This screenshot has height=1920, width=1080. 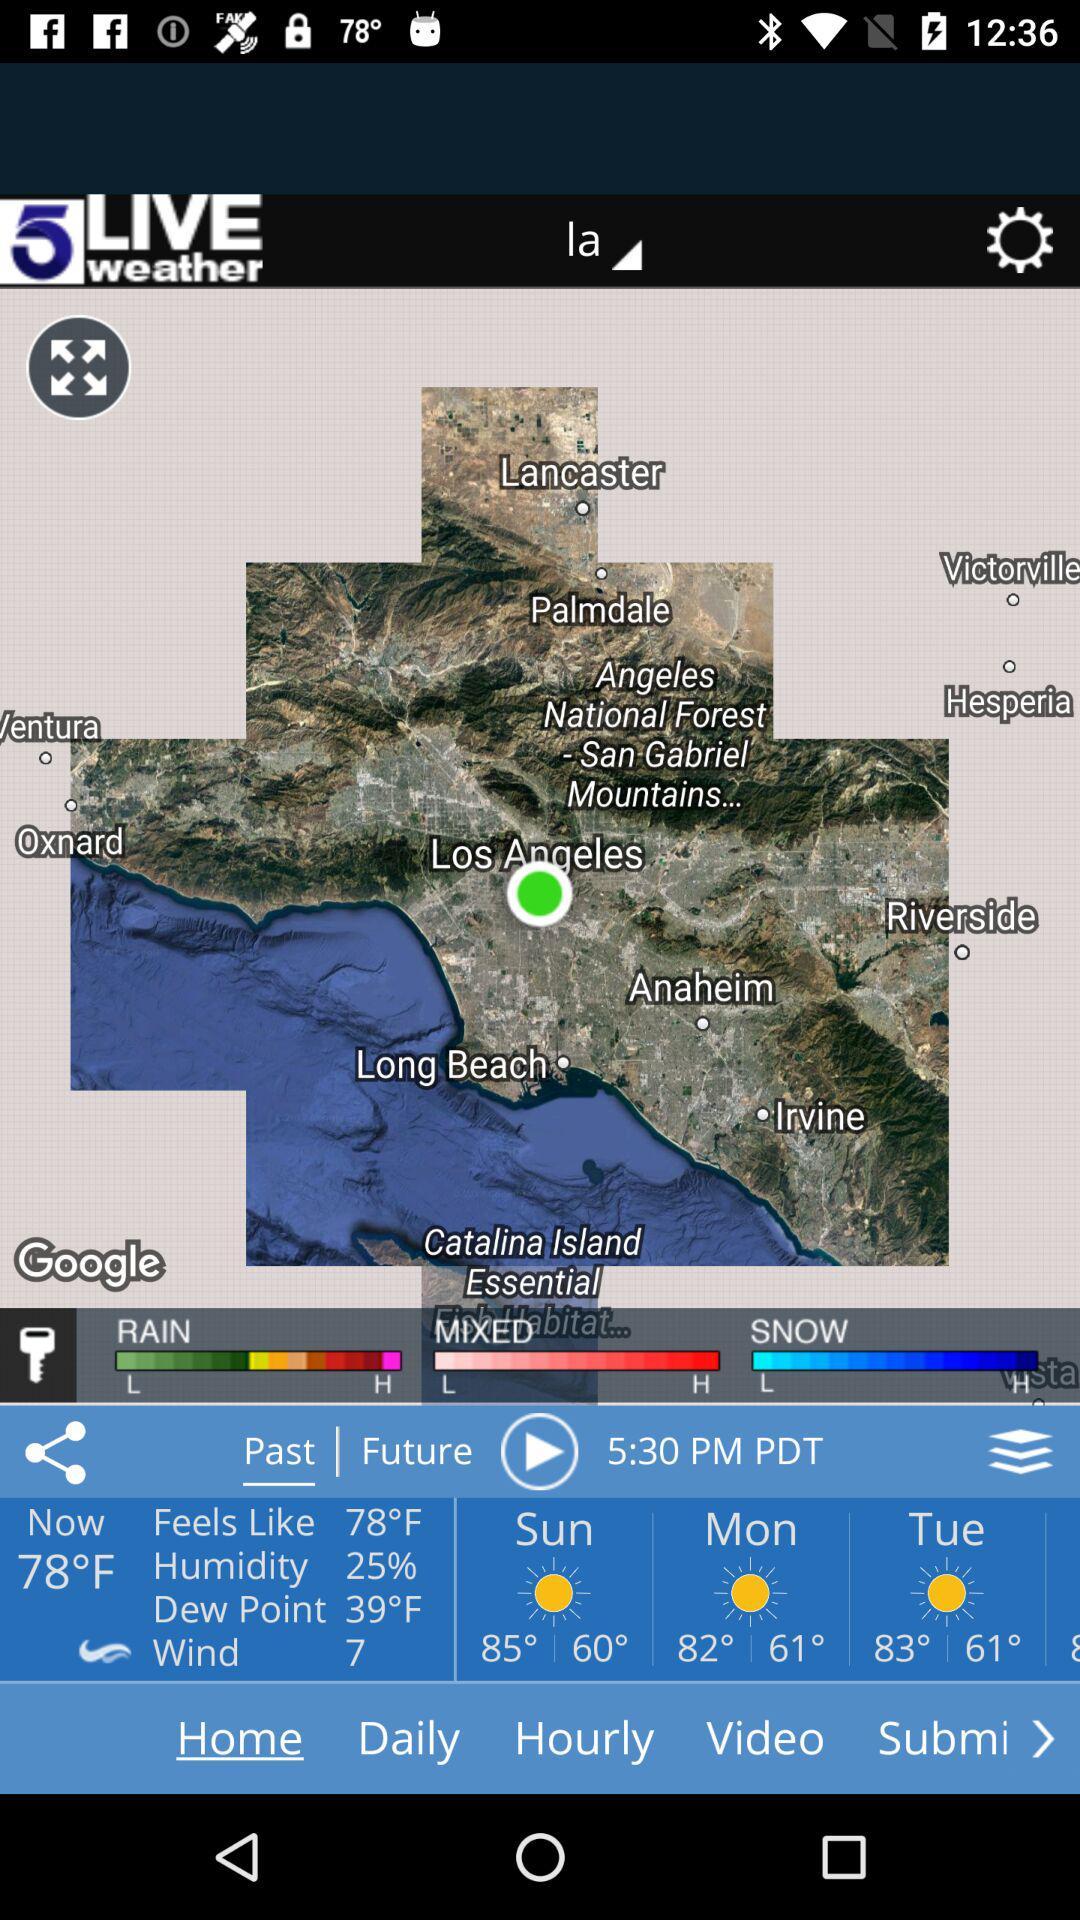 What do you see at coordinates (1042, 1737) in the screenshot?
I see `the arrow_forward icon` at bounding box center [1042, 1737].